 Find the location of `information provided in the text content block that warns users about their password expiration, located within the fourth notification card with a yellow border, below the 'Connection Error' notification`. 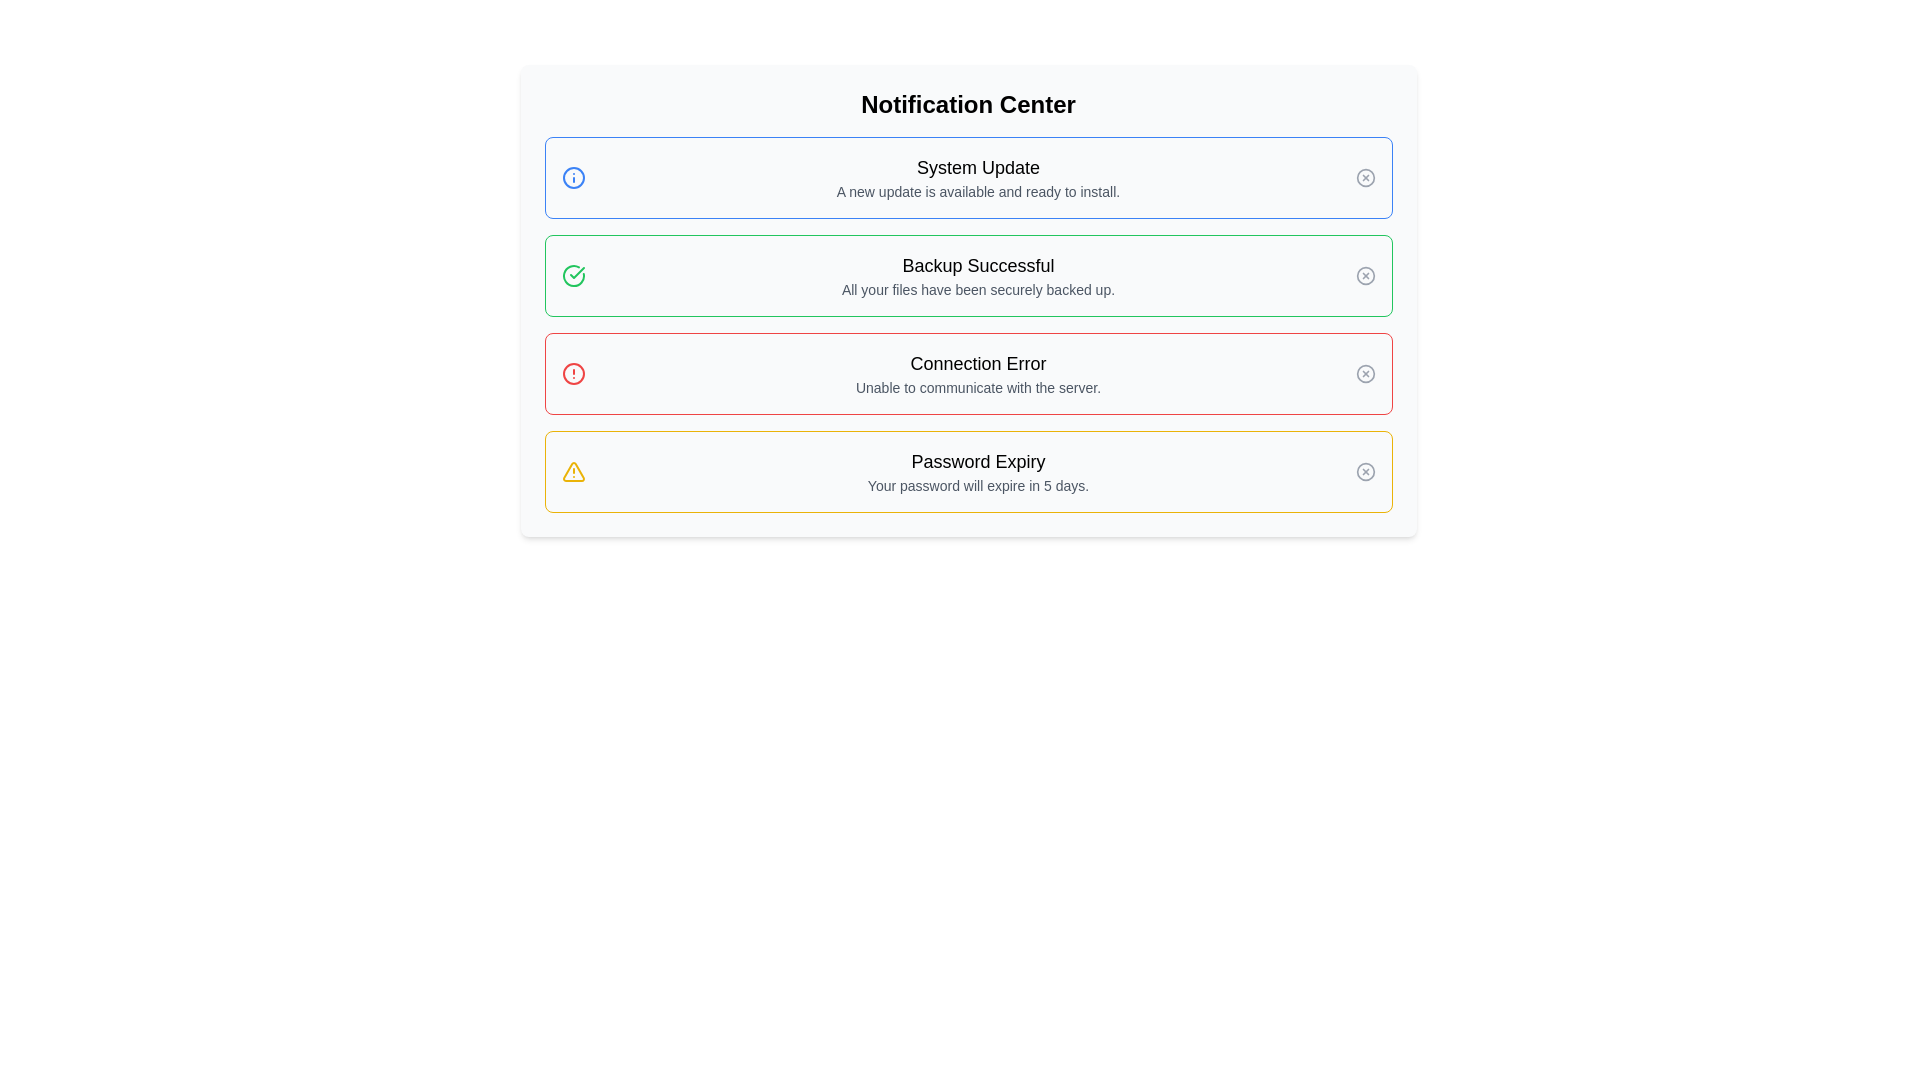

information provided in the text content block that warns users about their password expiration, located within the fourth notification card with a yellow border, below the 'Connection Error' notification is located at coordinates (978, 471).